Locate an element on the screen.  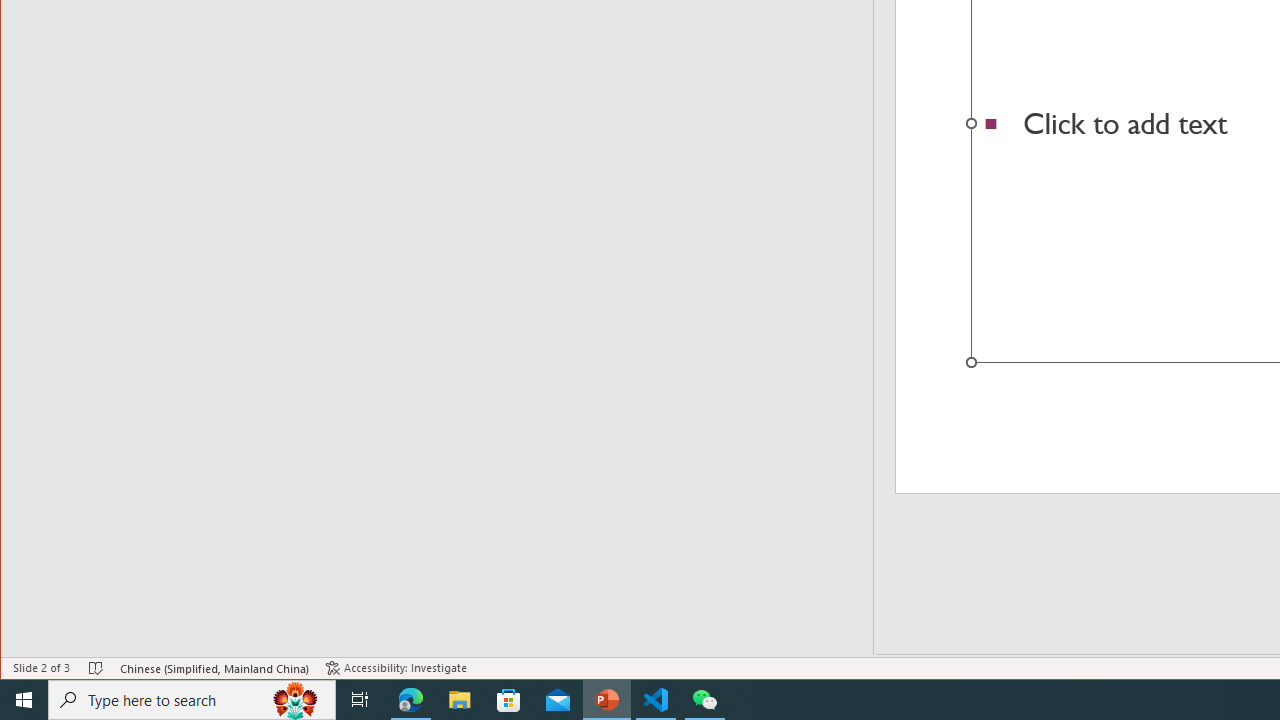
'Spell Check No Errors' is located at coordinates (95, 668).